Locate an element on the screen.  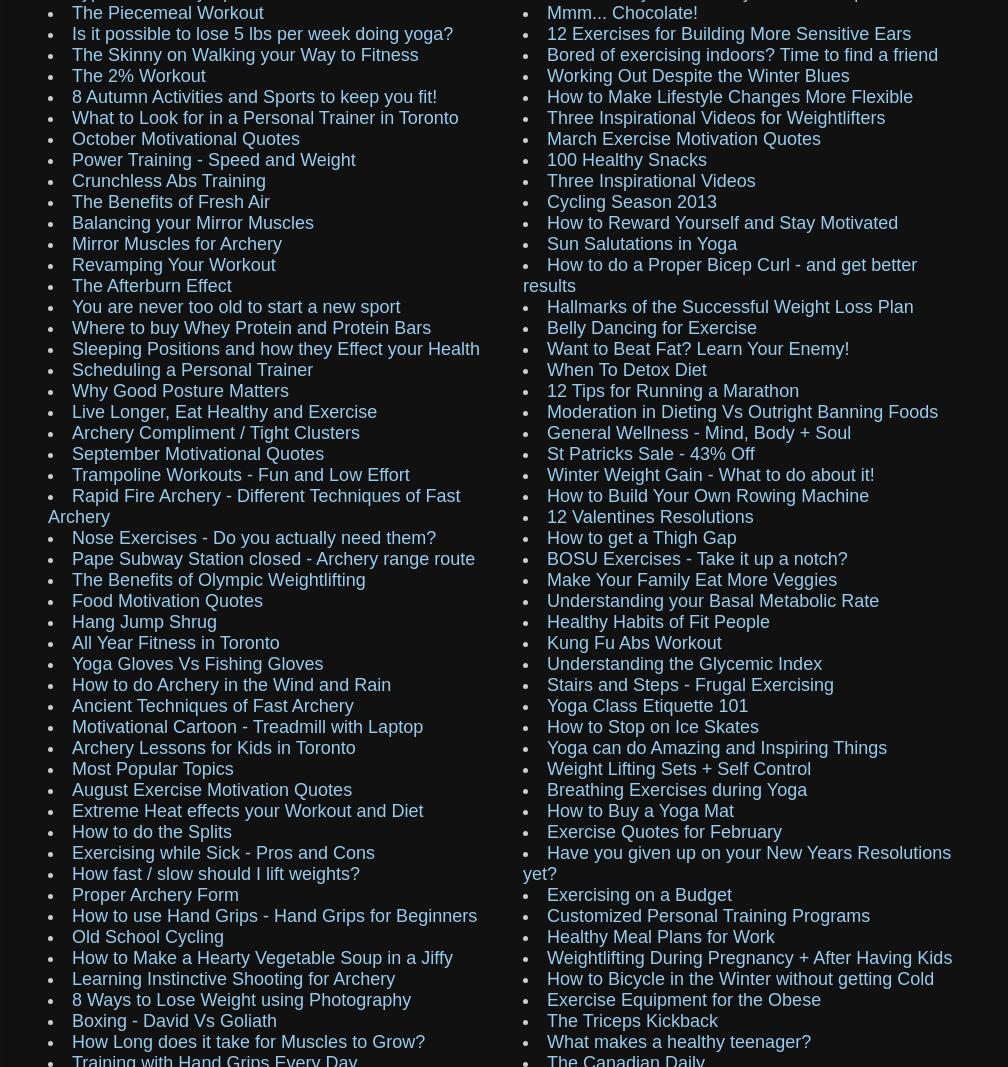
'Moderation in Dieting Vs Outright Banning Foods' is located at coordinates (547, 410).